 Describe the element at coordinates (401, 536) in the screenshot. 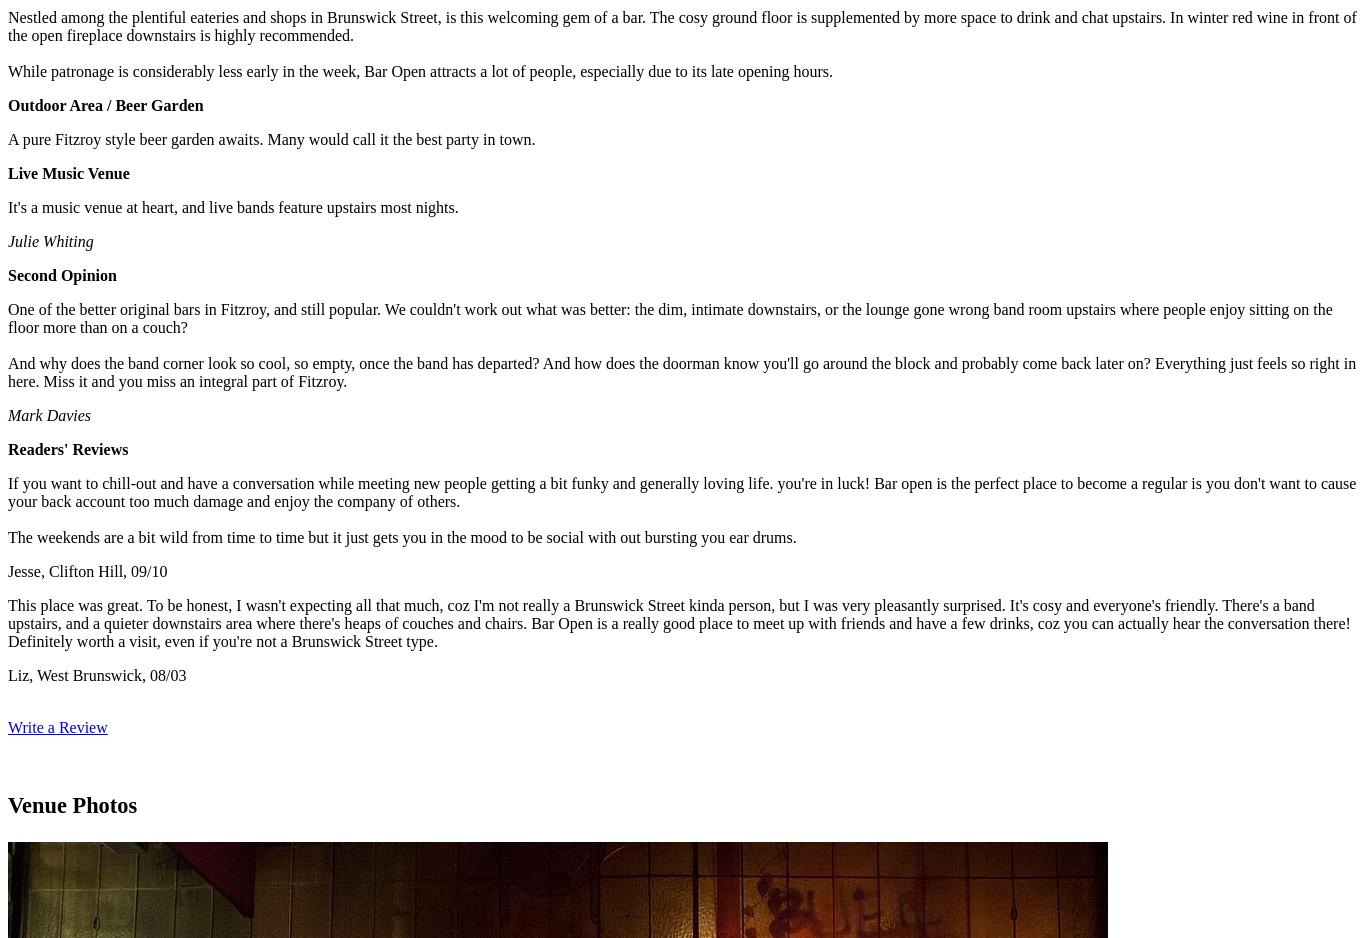

I see `'The weekends are a bit wild from time to time but it just gets you in the mood to be social with out bursting you ear drums.'` at that location.